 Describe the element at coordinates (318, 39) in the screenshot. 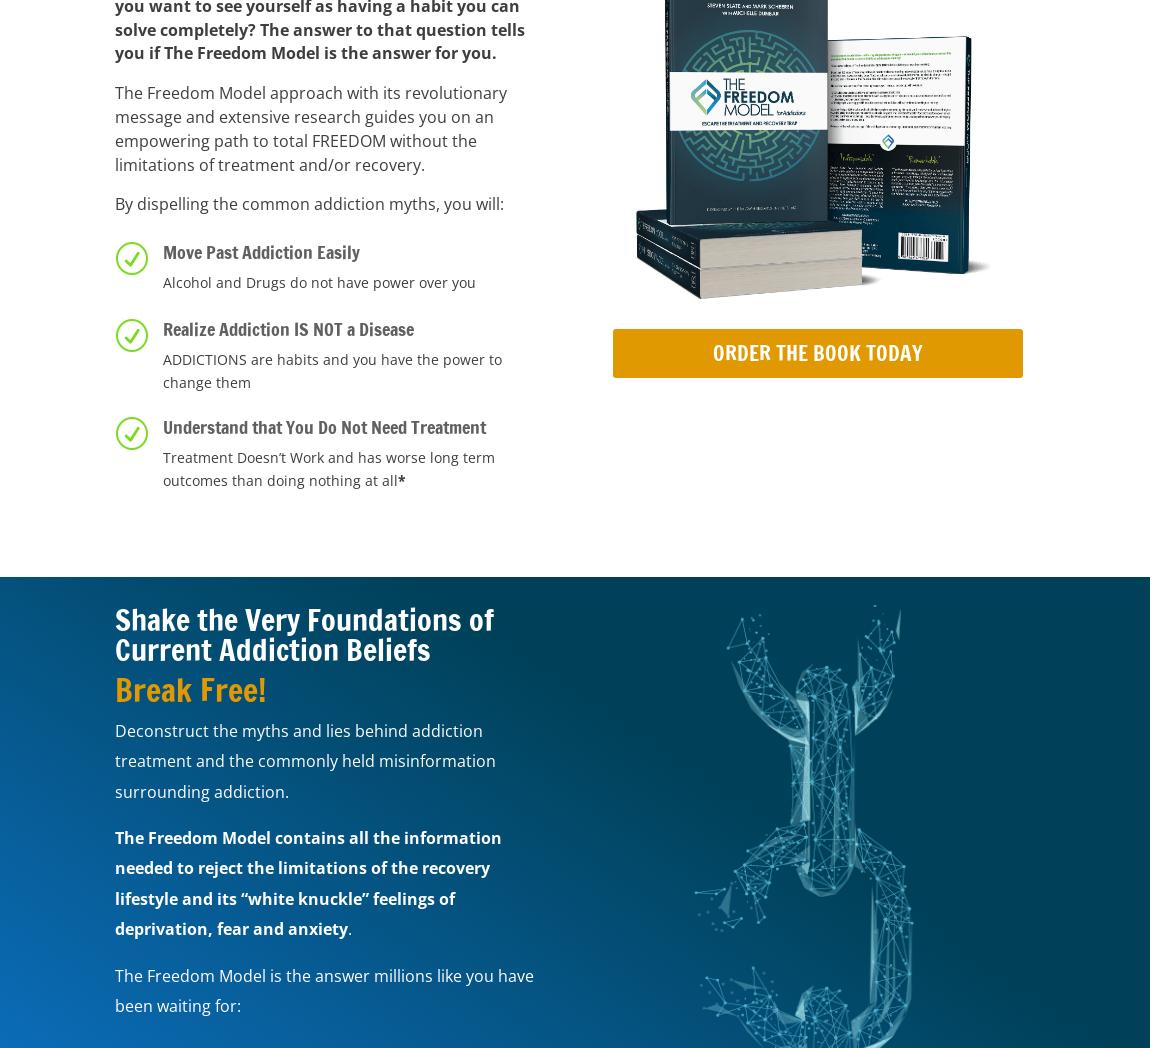

I see `'The answer to that question tells you if The Freedom Model is the answer for you.'` at that location.